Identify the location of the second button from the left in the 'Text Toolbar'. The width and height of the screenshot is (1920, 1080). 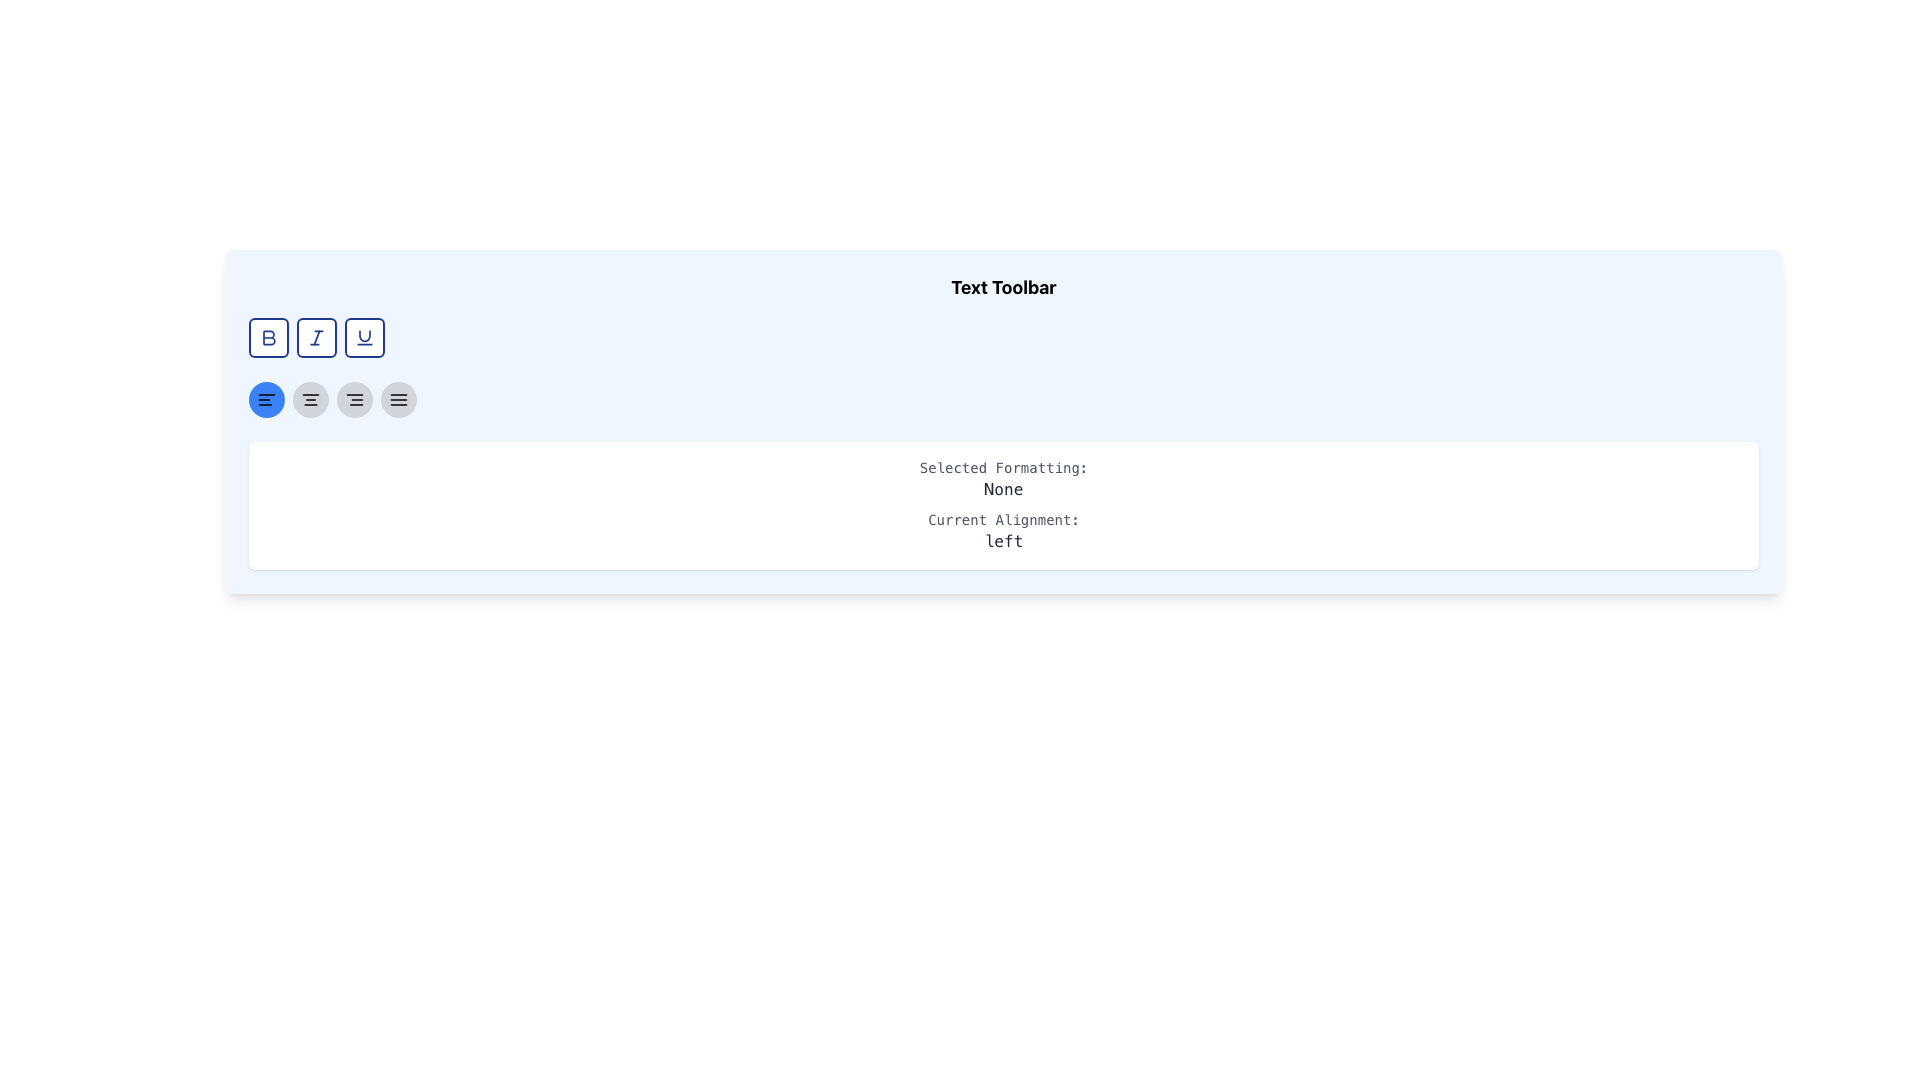
(315, 337).